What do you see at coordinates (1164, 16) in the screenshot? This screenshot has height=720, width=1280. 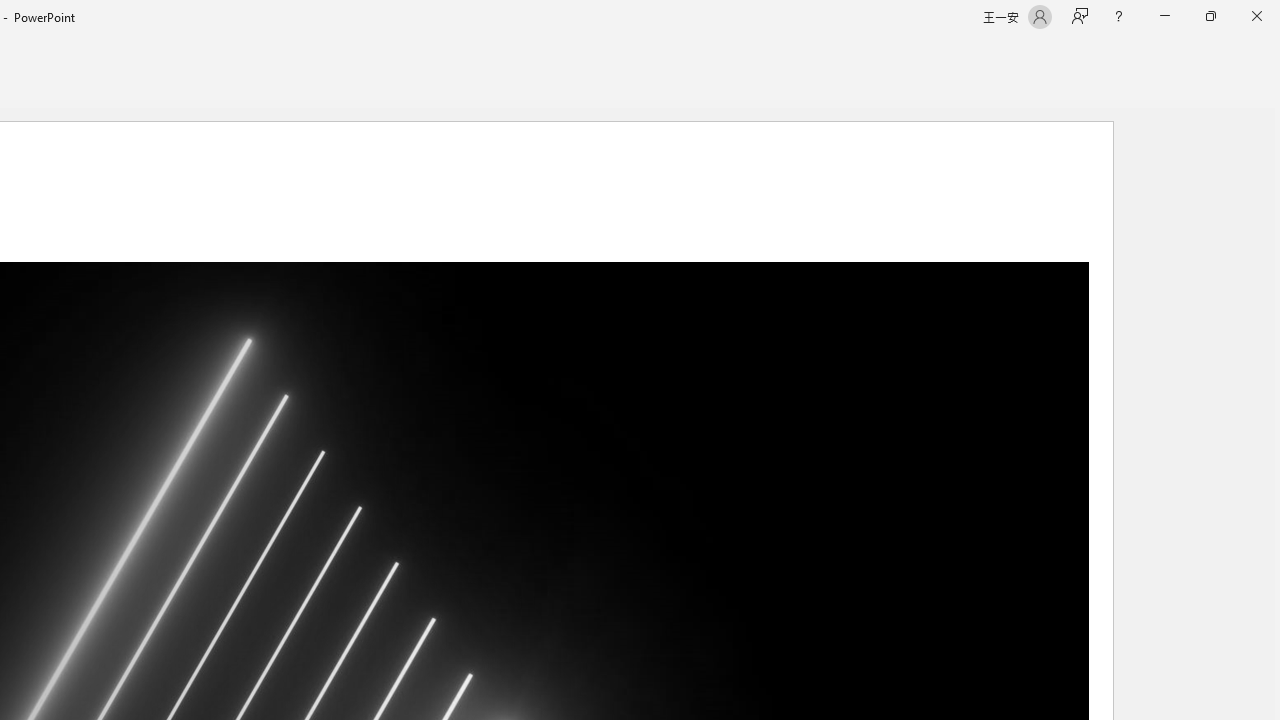 I see `'Minimize'` at bounding box center [1164, 16].